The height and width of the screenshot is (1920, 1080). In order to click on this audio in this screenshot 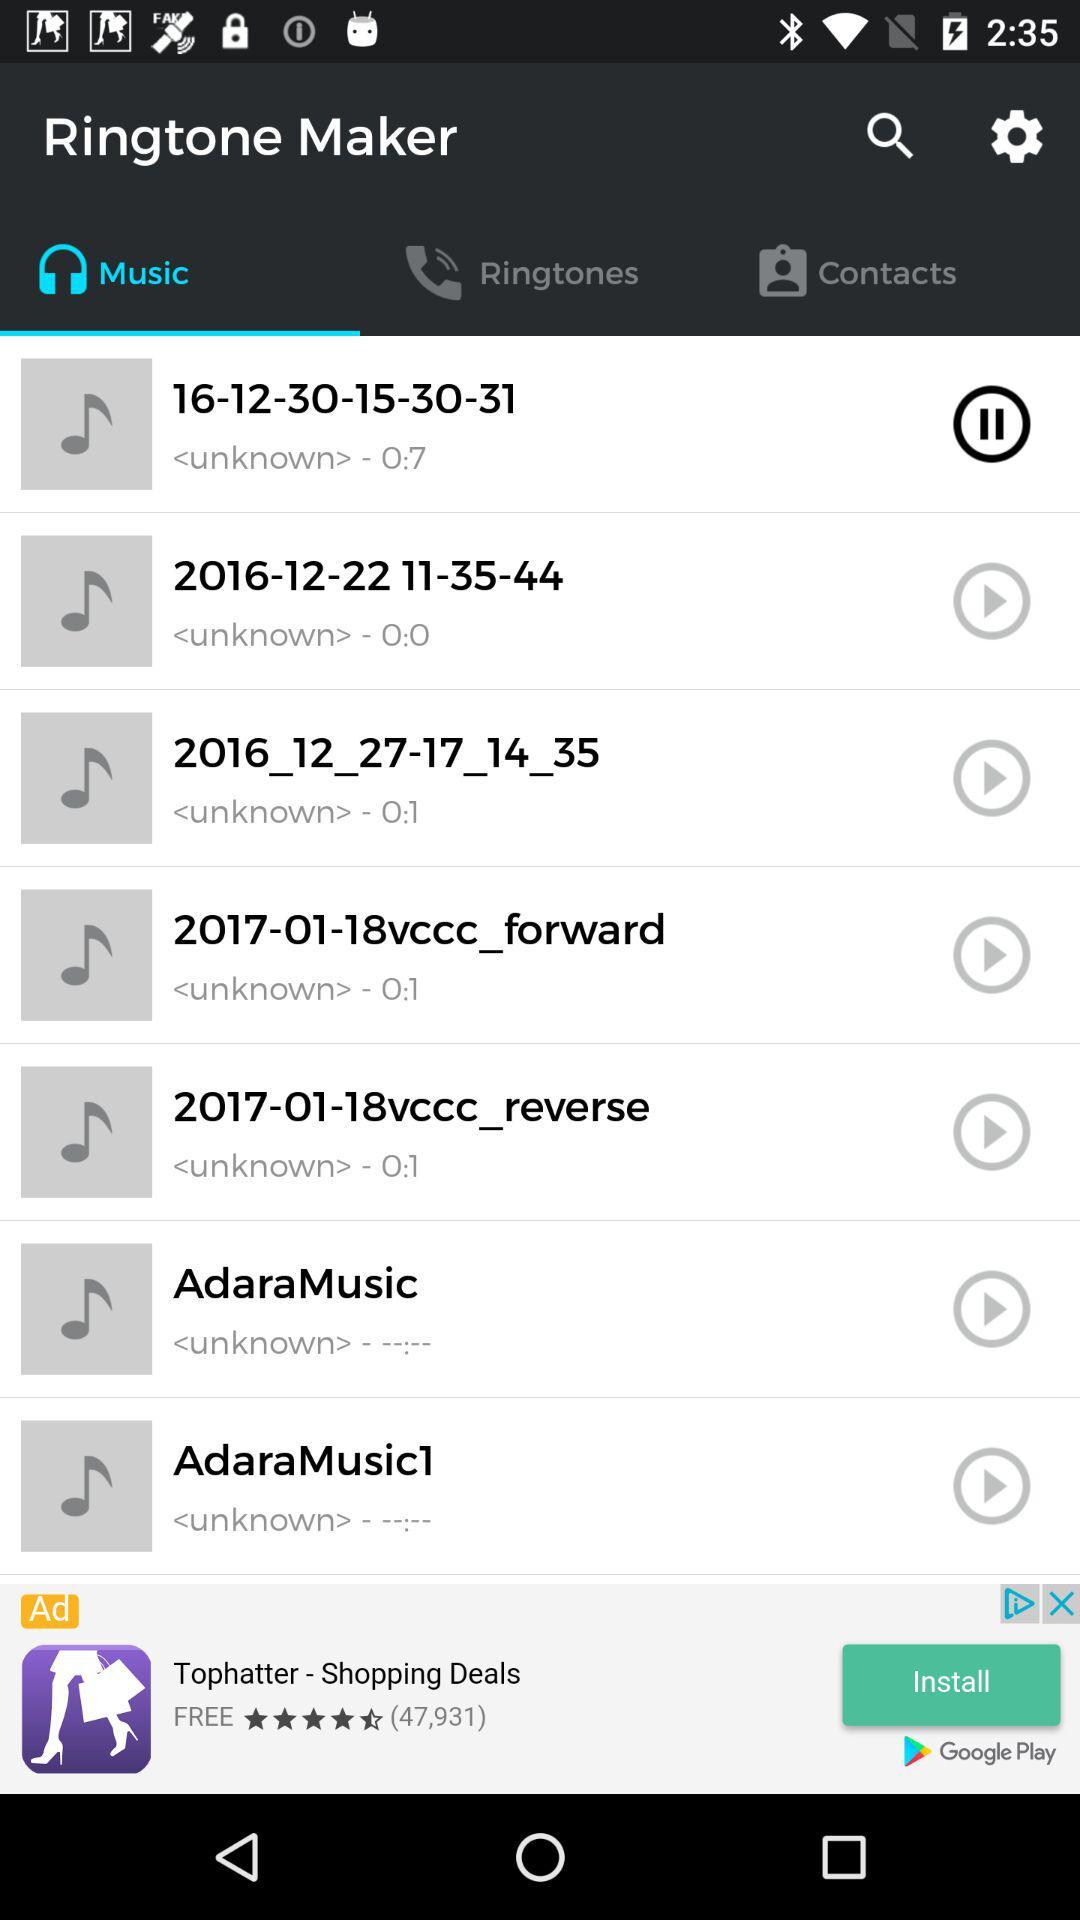, I will do `click(991, 954)`.